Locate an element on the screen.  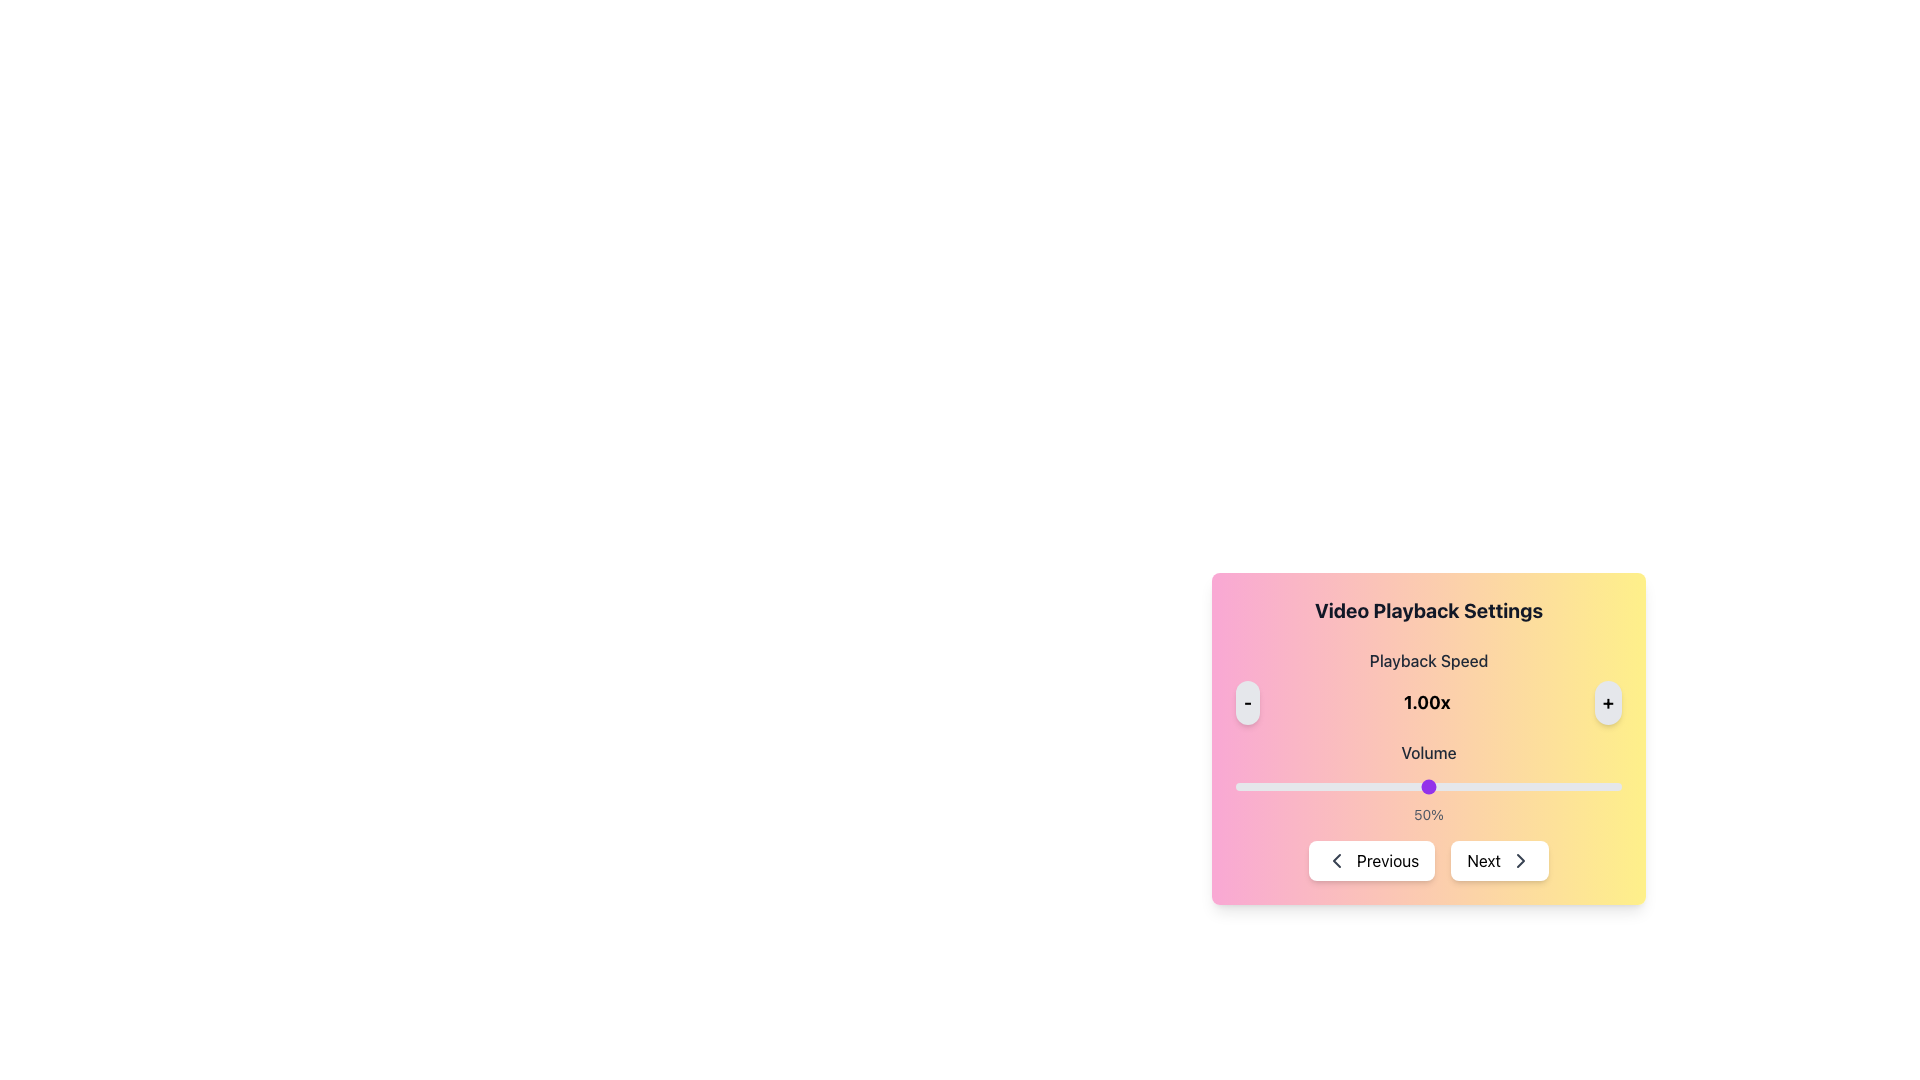
the volume slider is located at coordinates (1324, 785).